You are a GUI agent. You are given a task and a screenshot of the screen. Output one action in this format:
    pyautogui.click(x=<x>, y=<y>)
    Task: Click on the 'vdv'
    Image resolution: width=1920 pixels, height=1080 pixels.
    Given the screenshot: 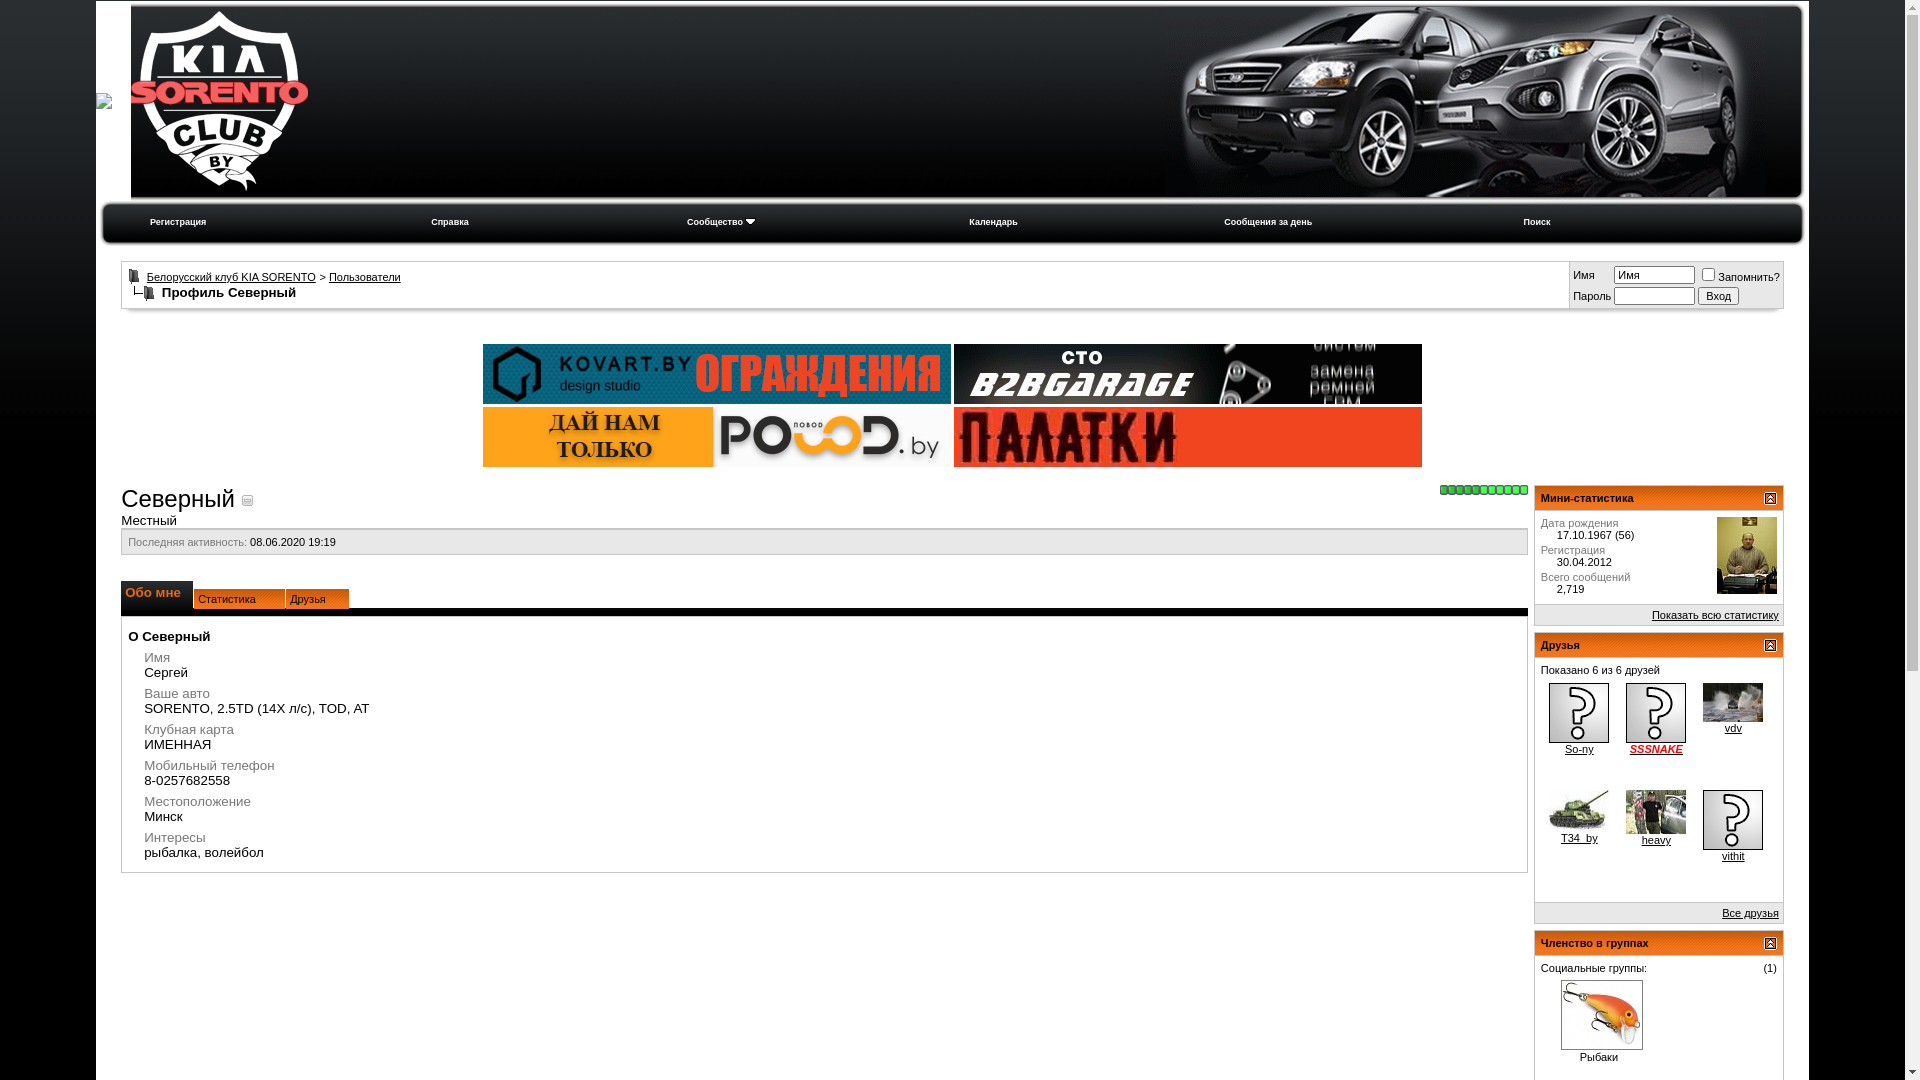 What is the action you would take?
    pyautogui.click(x=1732, y=728)
    